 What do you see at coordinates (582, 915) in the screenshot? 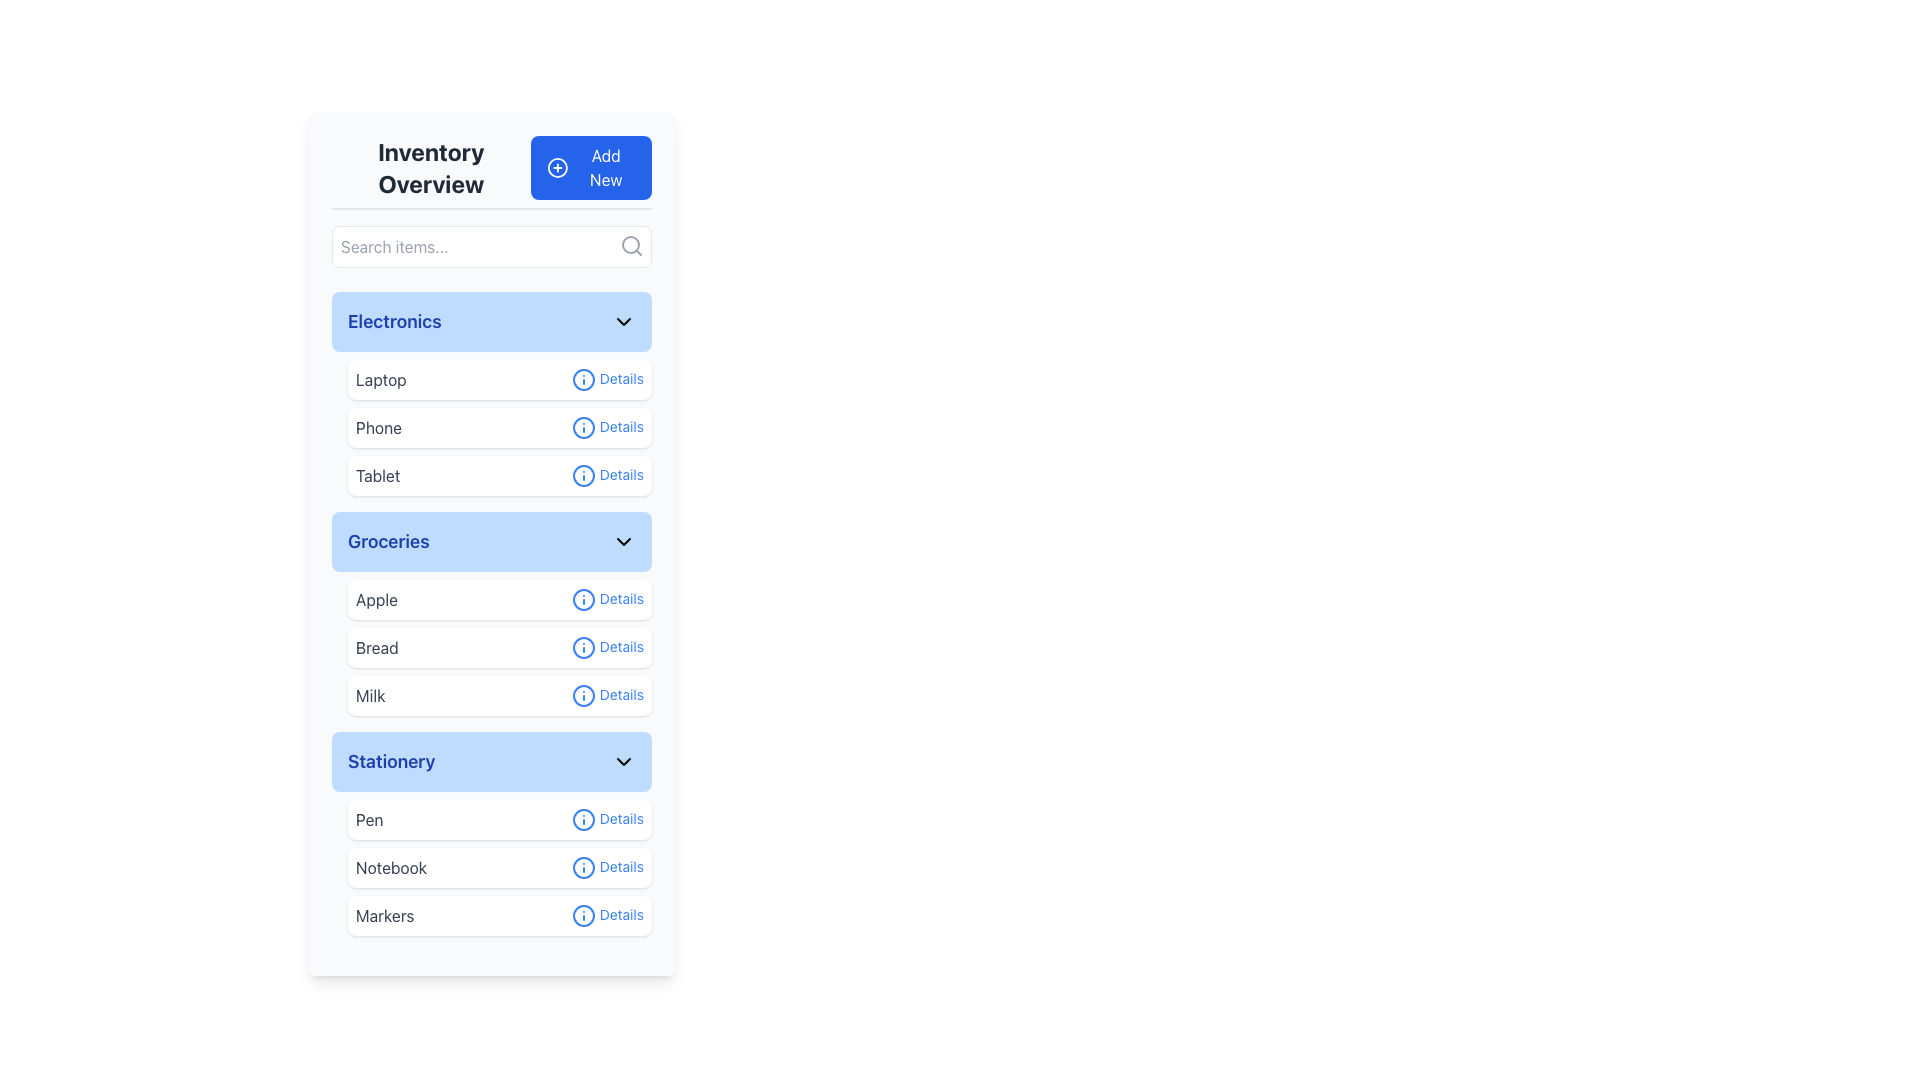
I see `the information indicator icon located in the 'Stationery' section under 'Markers', to the left of the 'Details' label` at bounding box center [582, 915].